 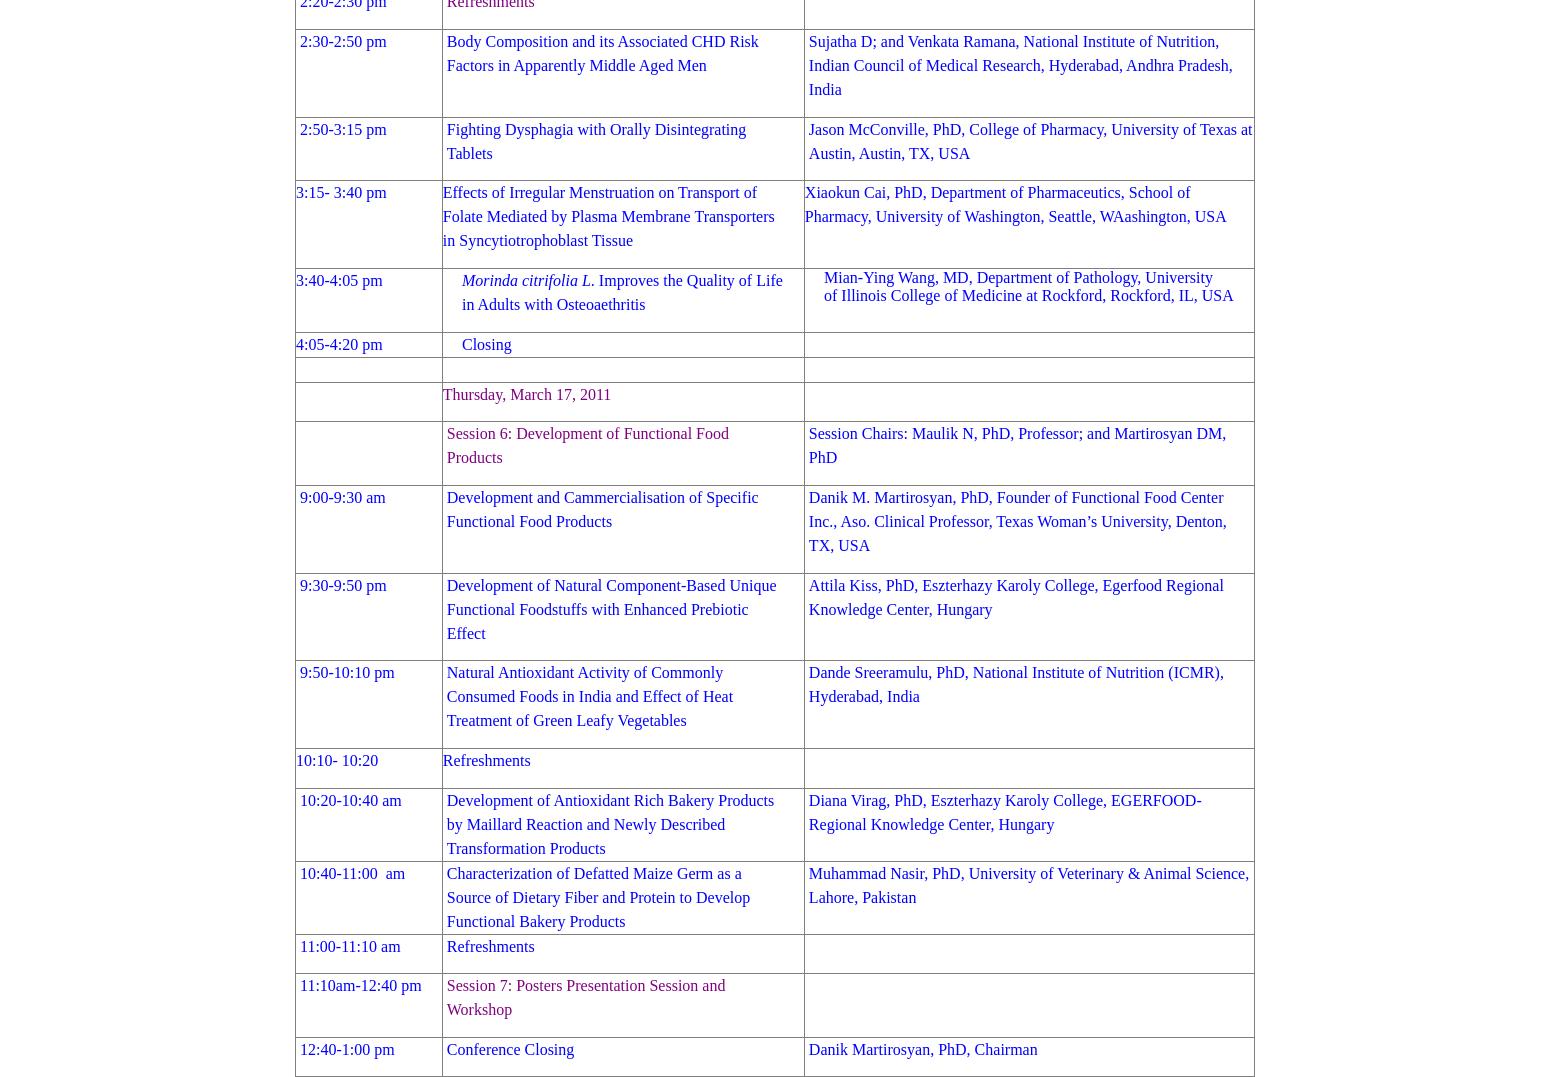 What do you see at coordinates (337, 342) in the screenshot?
I see `'4:05-4:20 pm'` at bounding box center [337, 342].